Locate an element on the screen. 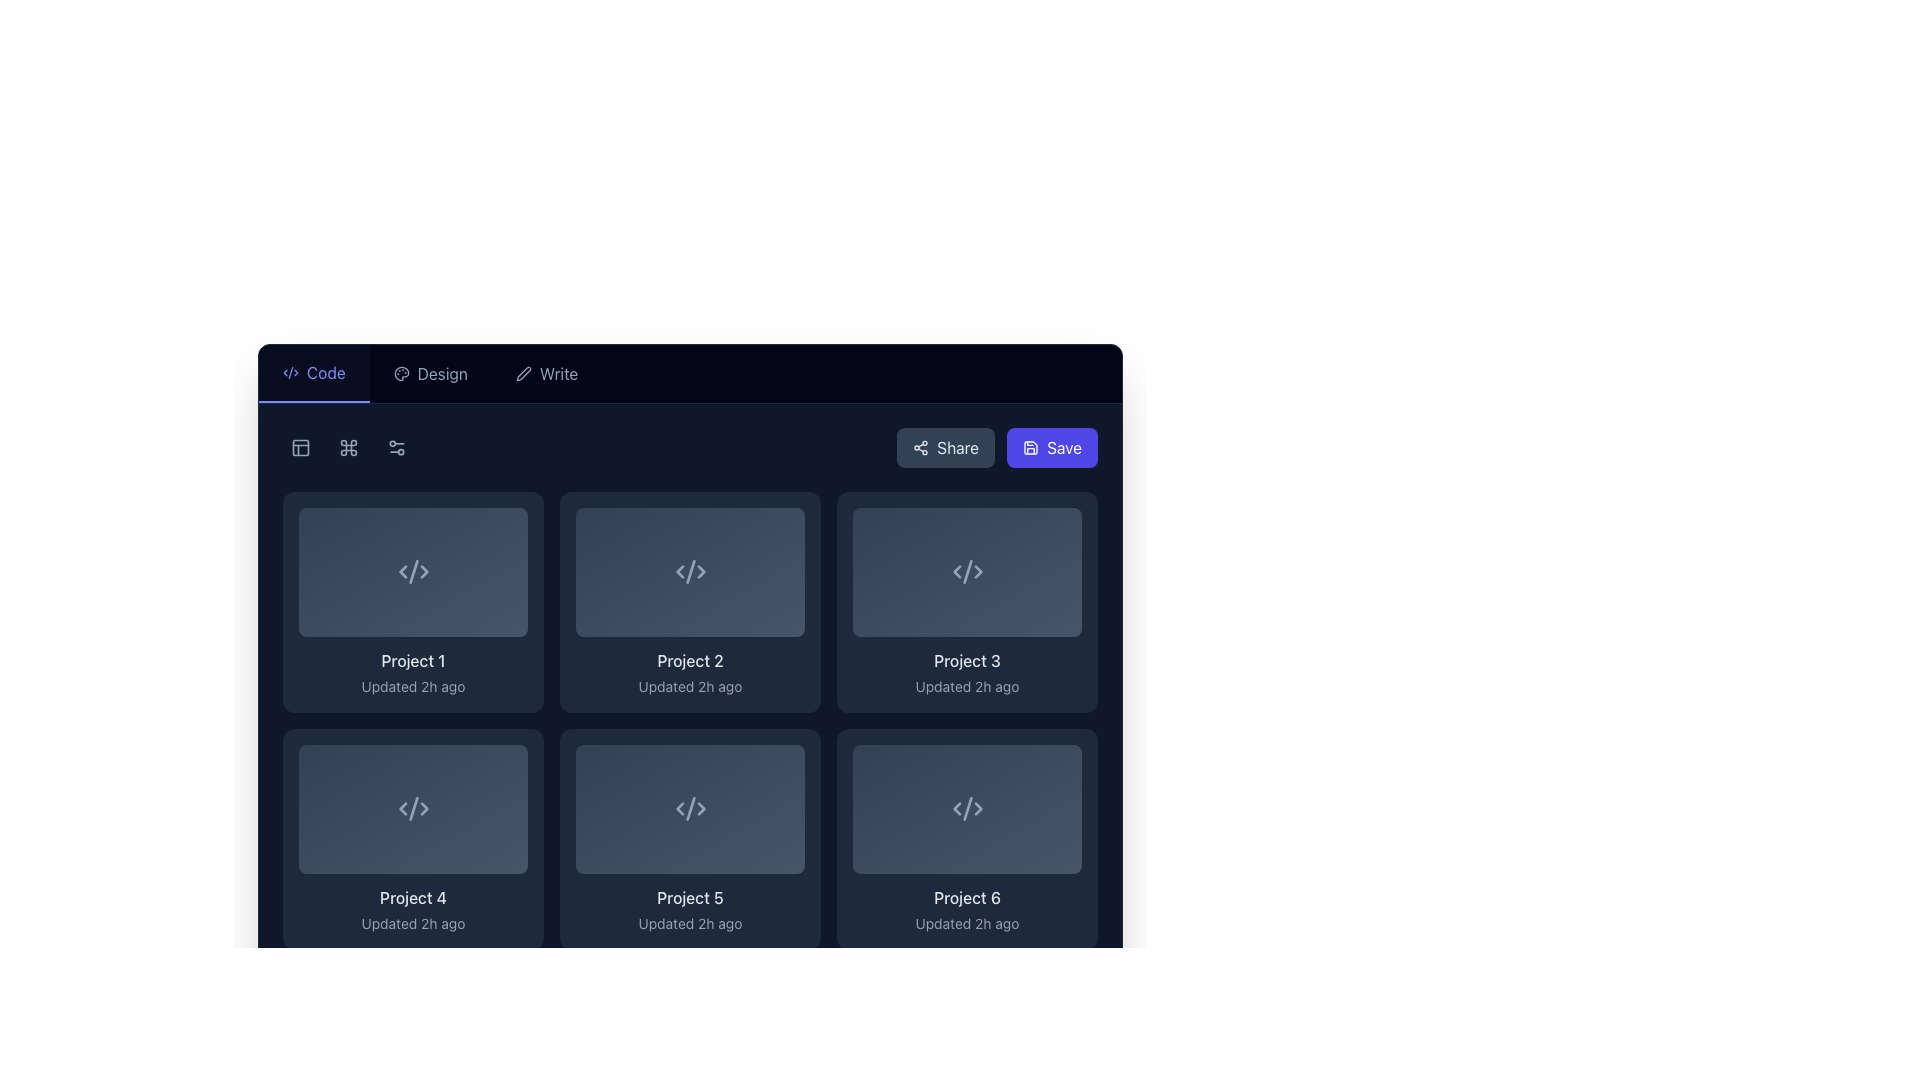 The width and height of the screenshot is (1920, 1080). the 'Save' button located at the right end of the navigation bar is located at coordinates (1063, 446).